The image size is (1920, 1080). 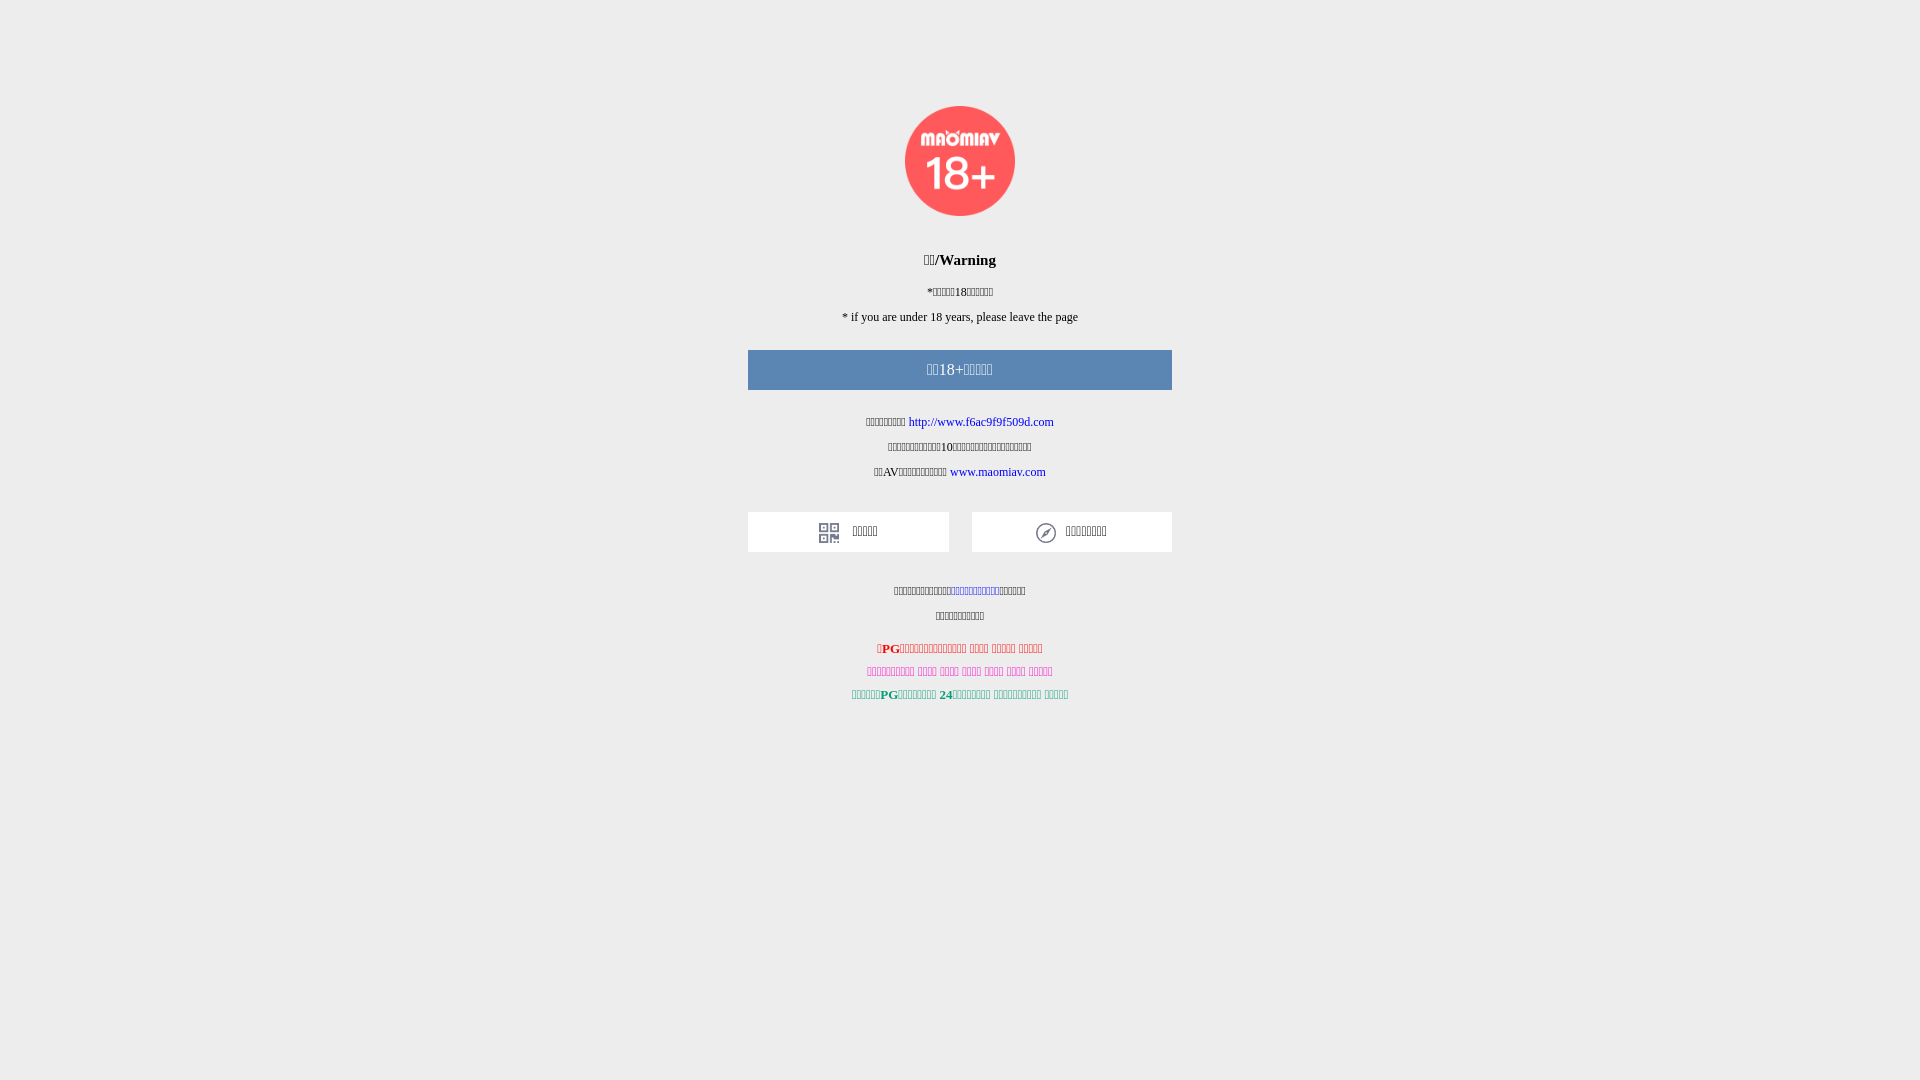 I want to click on 'http://www.f6ac9f9f509d.com', so click(x=981, y=420).